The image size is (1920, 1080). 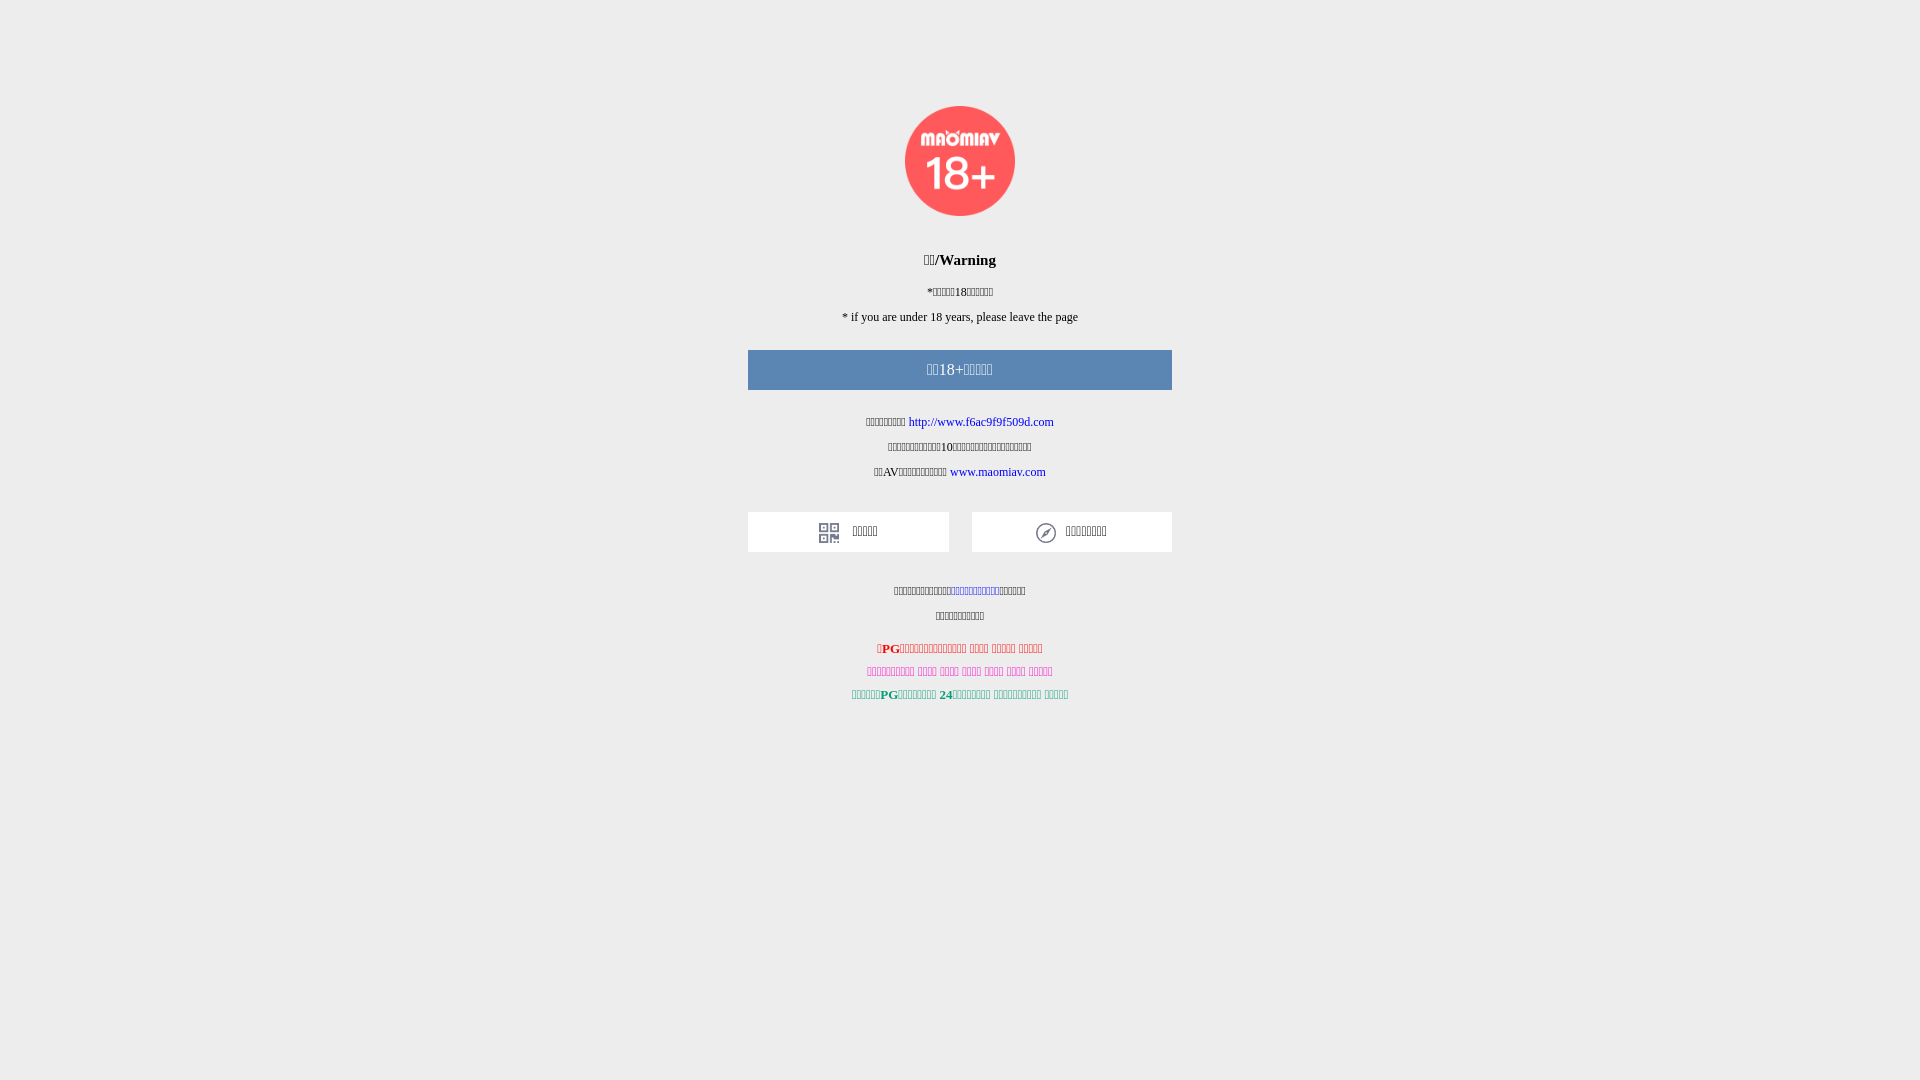 I want to click on 'http://www.f6ac9f9f509d.com', so click(x=981, y=420).